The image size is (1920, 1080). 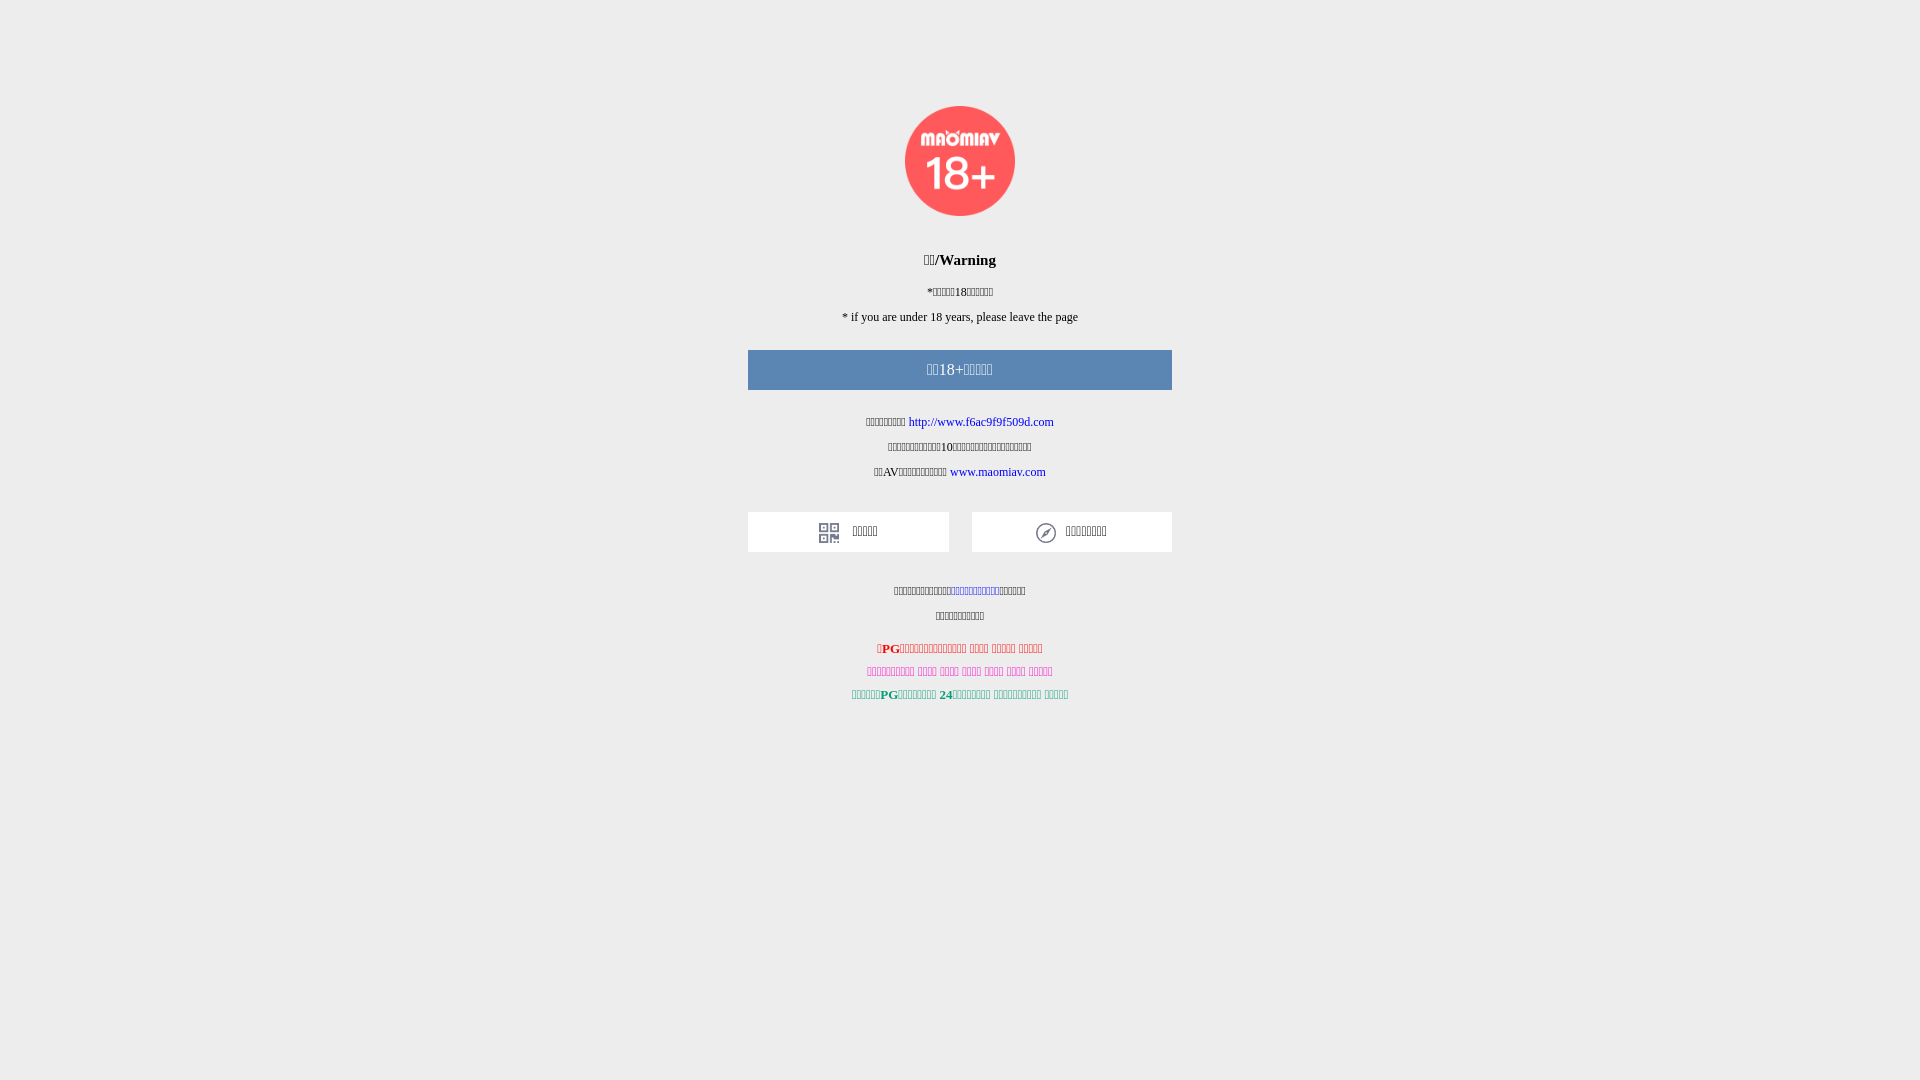 I want to click on 'http://www.f6ac9f9f509d.com', so click(x=981, y=420).